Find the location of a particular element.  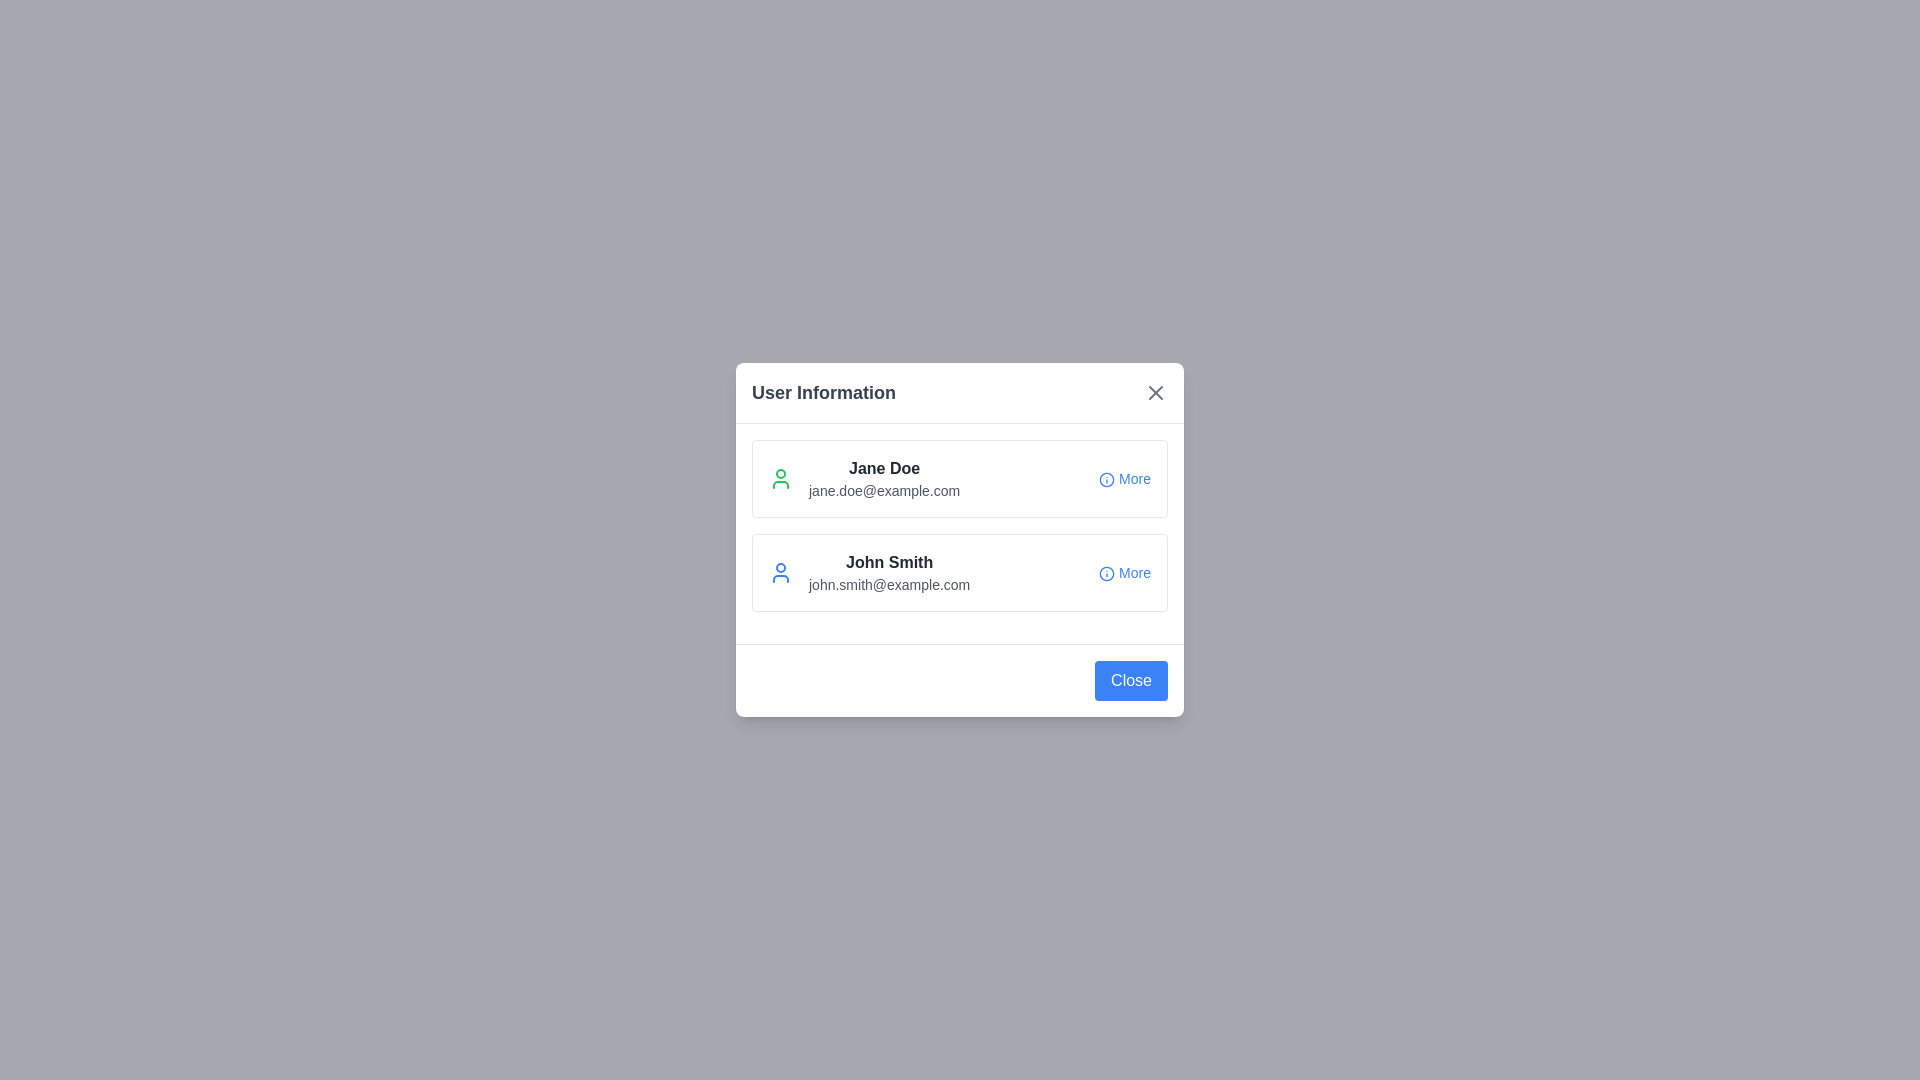

the user icon for John Smith is located at coordinates (780, 573).